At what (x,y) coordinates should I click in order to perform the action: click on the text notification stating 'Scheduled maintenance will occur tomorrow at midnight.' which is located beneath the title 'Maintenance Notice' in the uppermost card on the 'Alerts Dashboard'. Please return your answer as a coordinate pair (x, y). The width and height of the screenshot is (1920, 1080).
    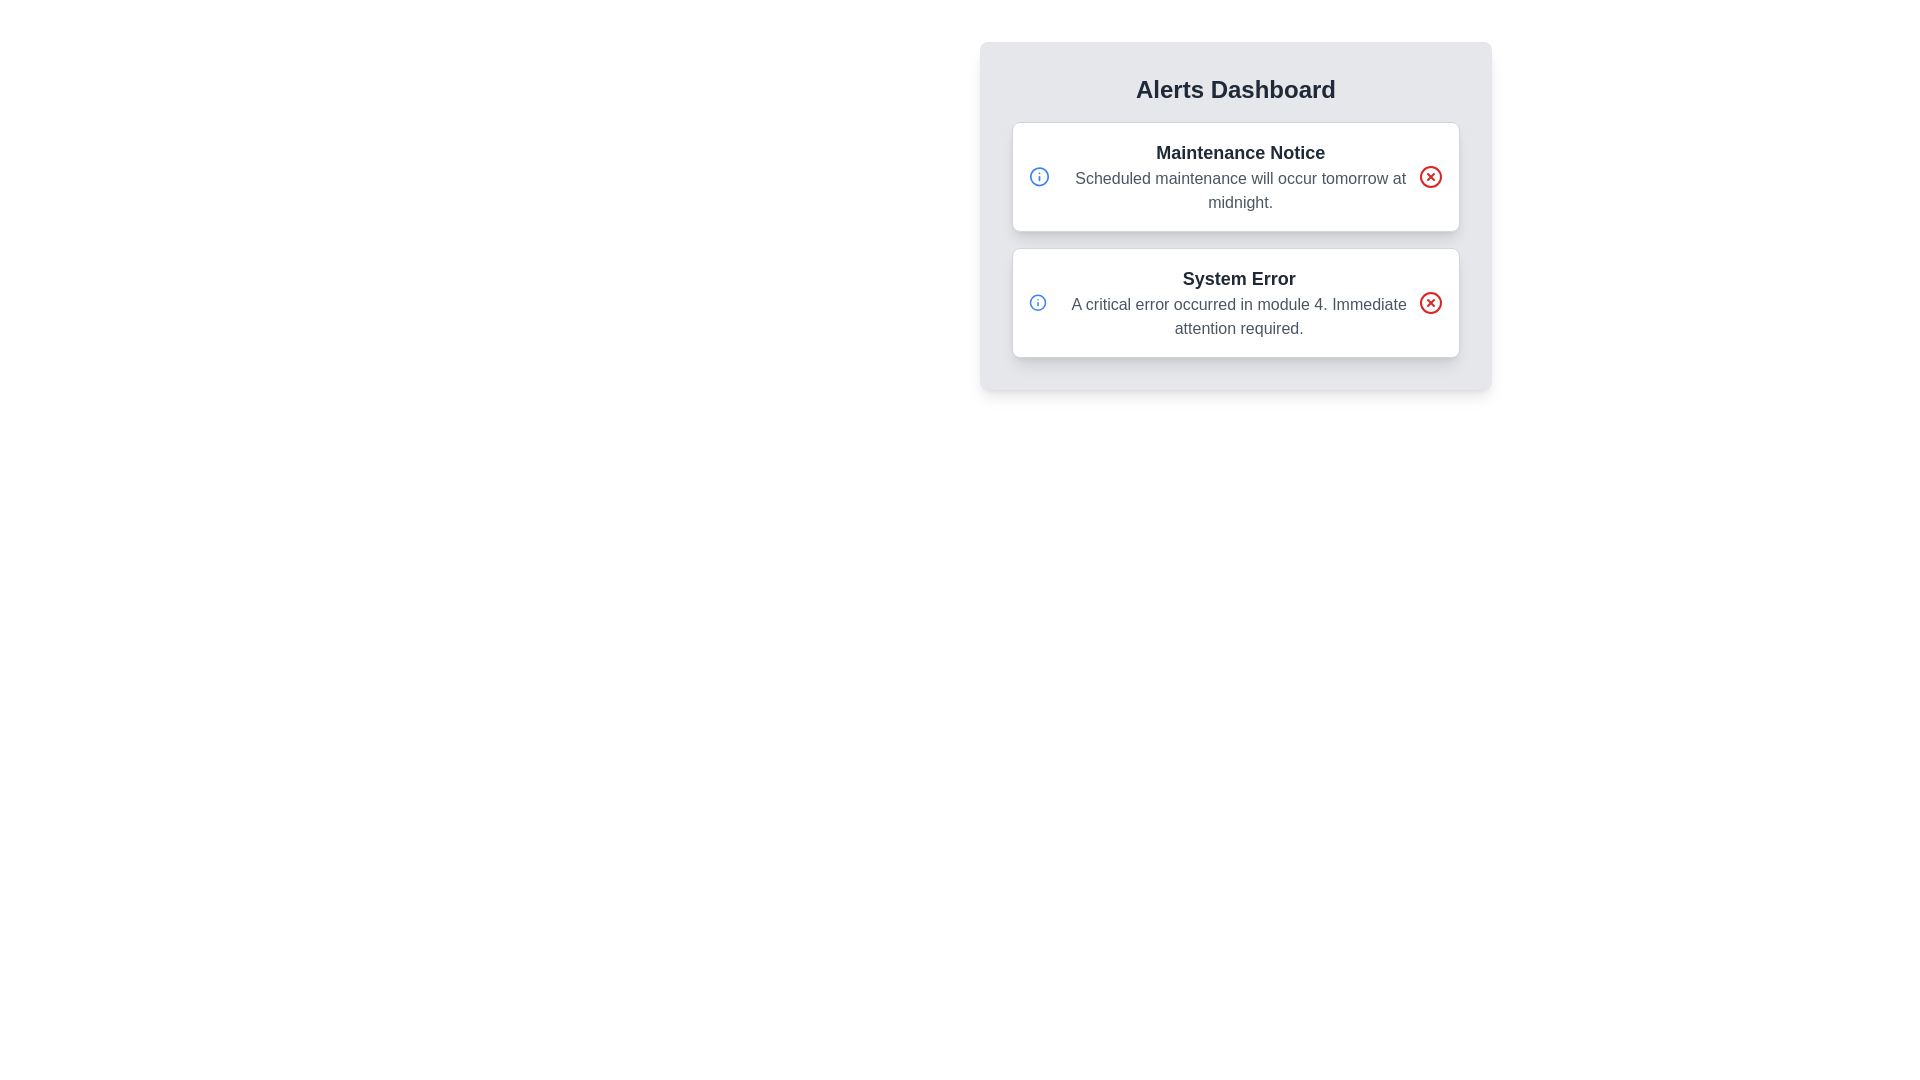
    Looking at the image, I should click on (1239, 191).